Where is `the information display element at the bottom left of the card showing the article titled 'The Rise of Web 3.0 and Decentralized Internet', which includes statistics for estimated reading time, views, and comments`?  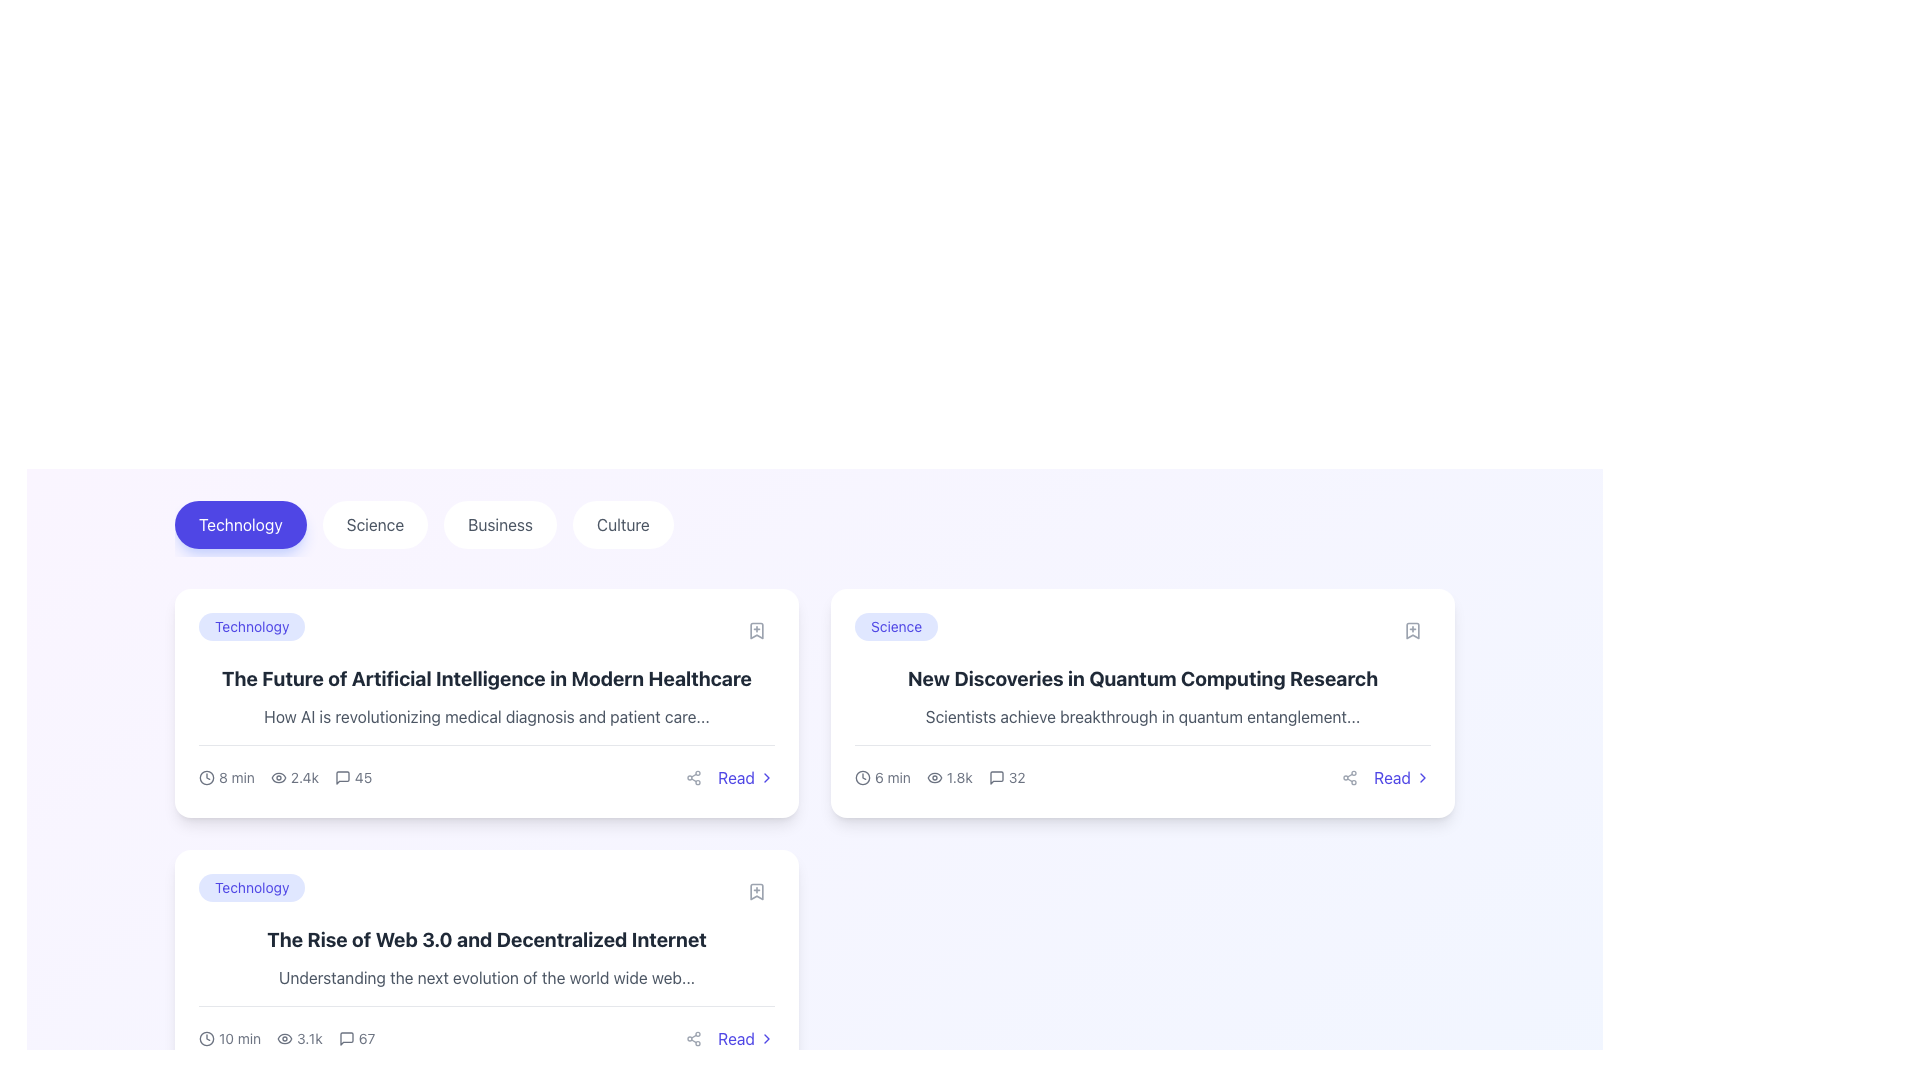 the information display element at the bottom left of the card showing the article titled 'The Rise of Web 3.0 and Decentralized Internet', which includes statistics for estimated reading time, views, and comments is located at coordinates (286, 1037).